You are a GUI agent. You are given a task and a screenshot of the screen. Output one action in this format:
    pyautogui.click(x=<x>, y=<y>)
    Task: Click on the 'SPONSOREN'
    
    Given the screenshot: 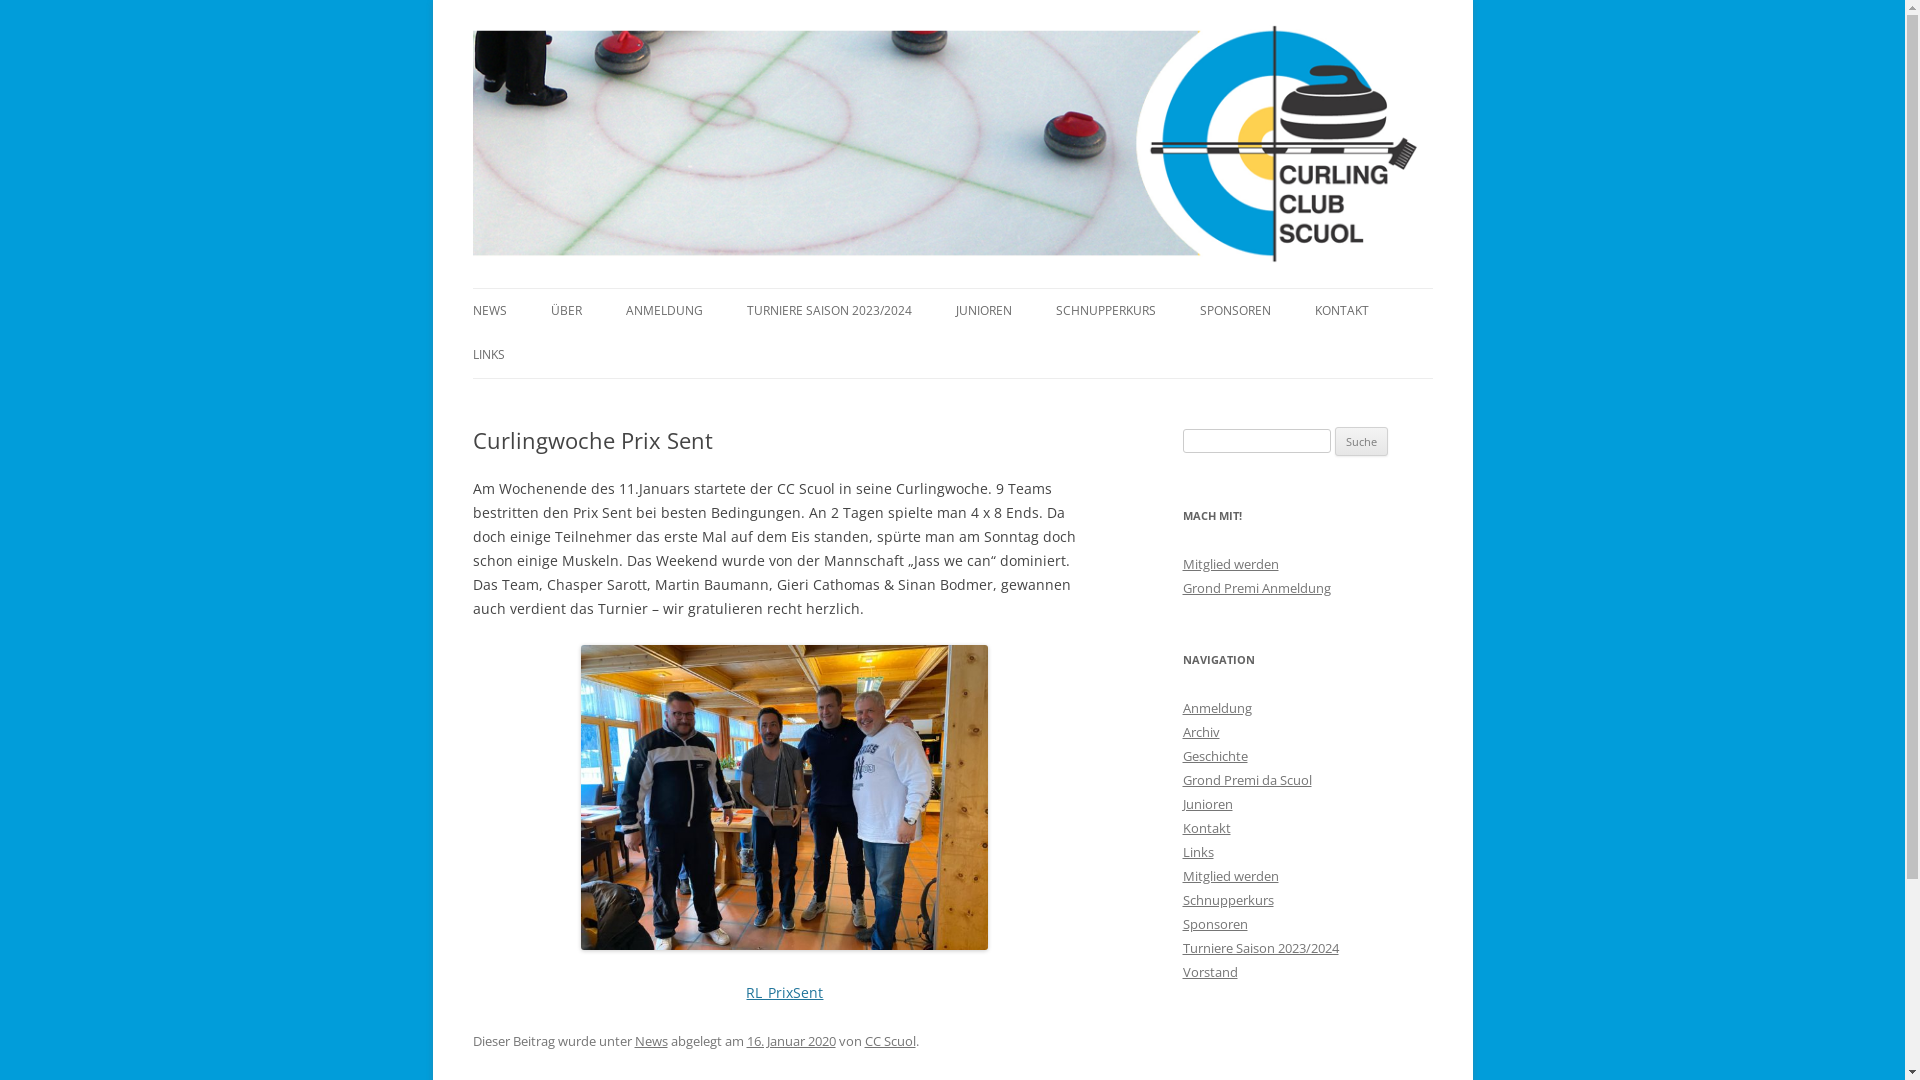 What is the action you would take?
    pyautogui.click(x=1234, y=311)
    